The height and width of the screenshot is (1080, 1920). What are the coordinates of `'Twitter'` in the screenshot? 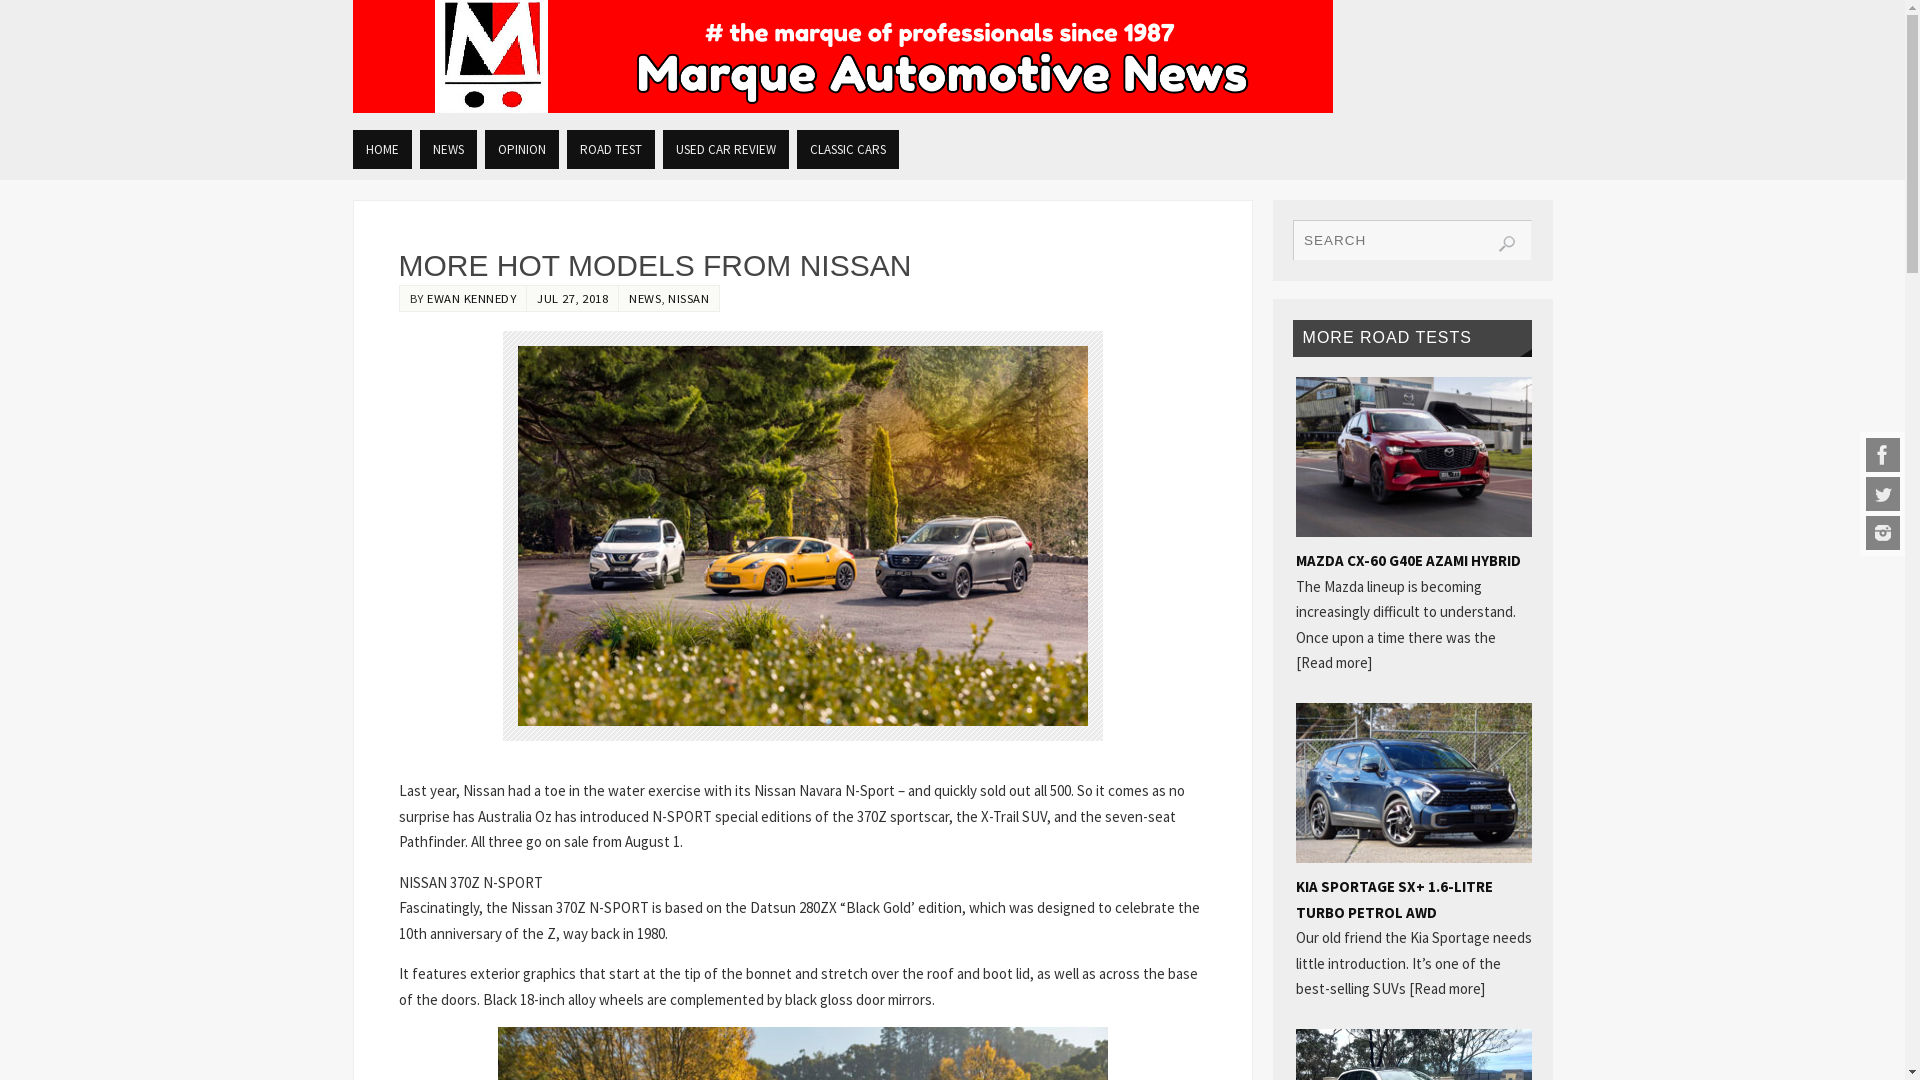 It's located at (1881, 493).